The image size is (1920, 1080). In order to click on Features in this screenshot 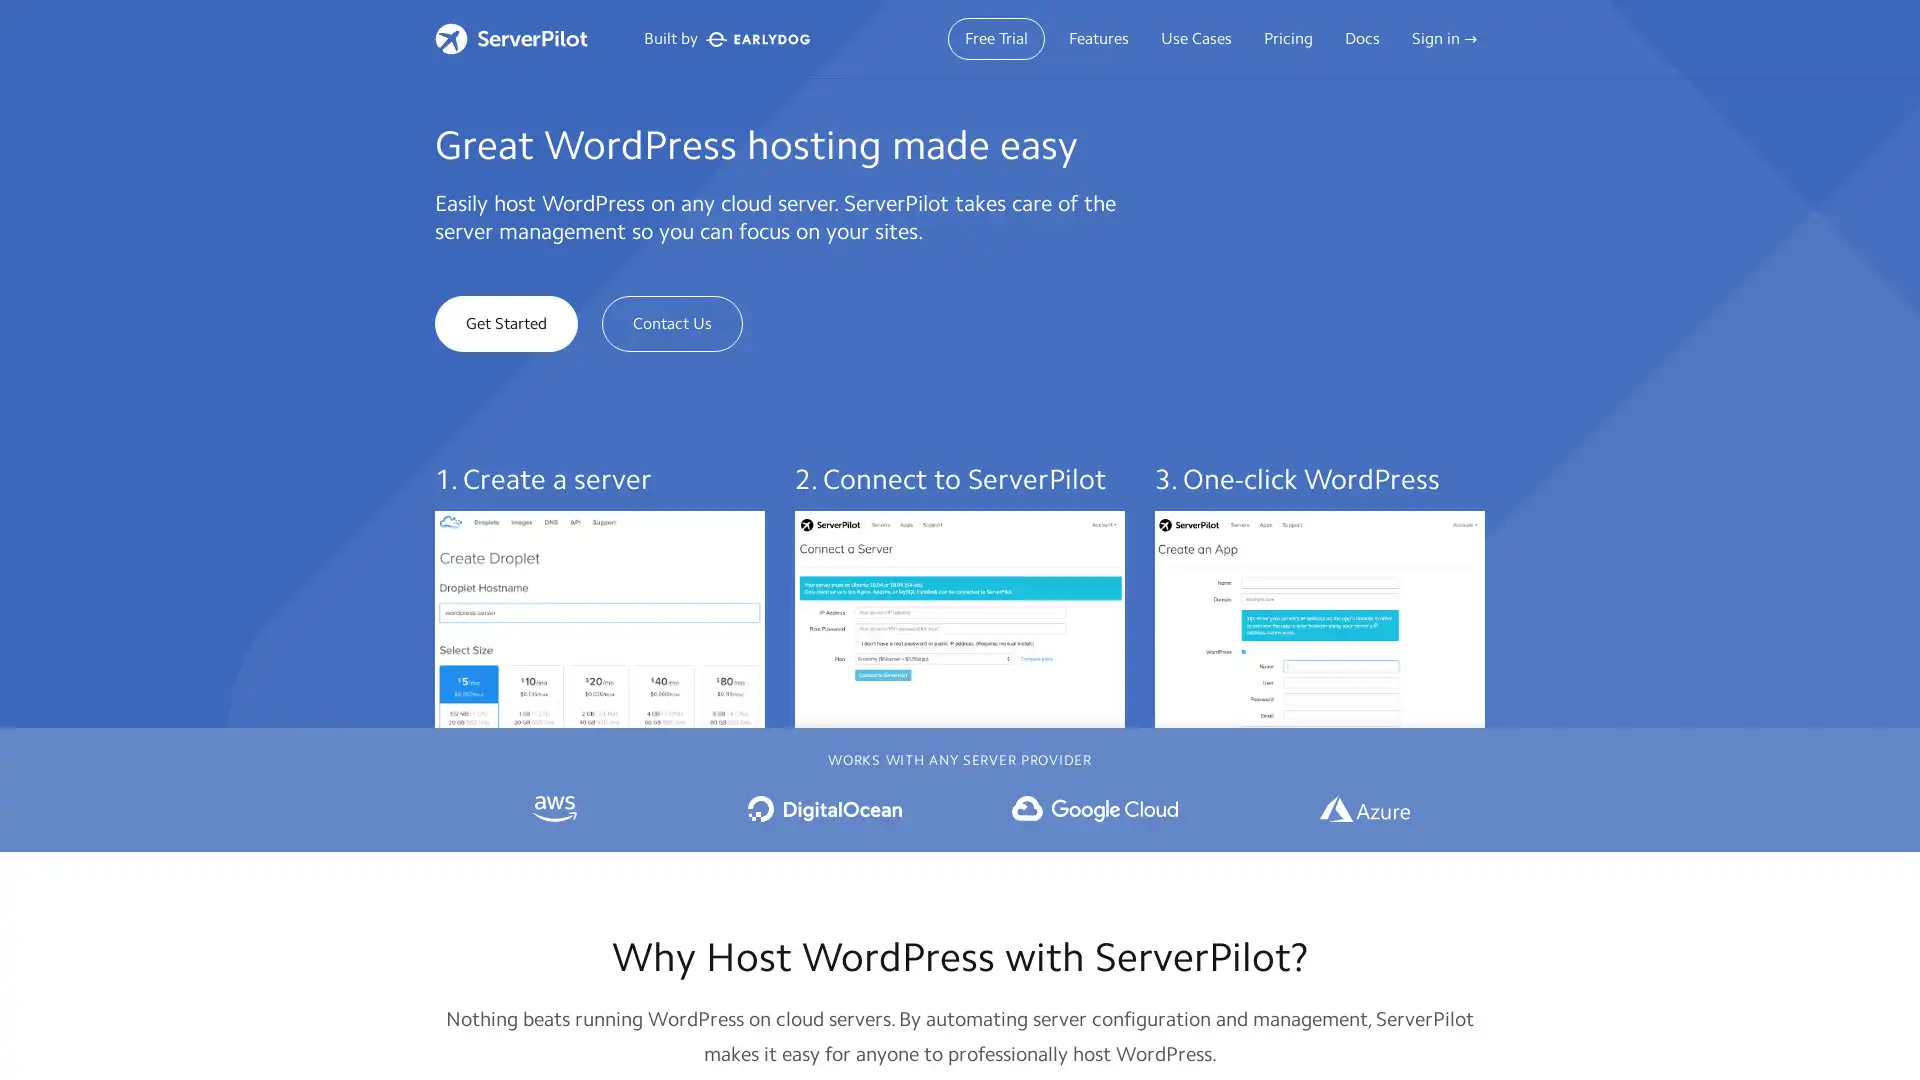, I will do `click(1098, 38)`.